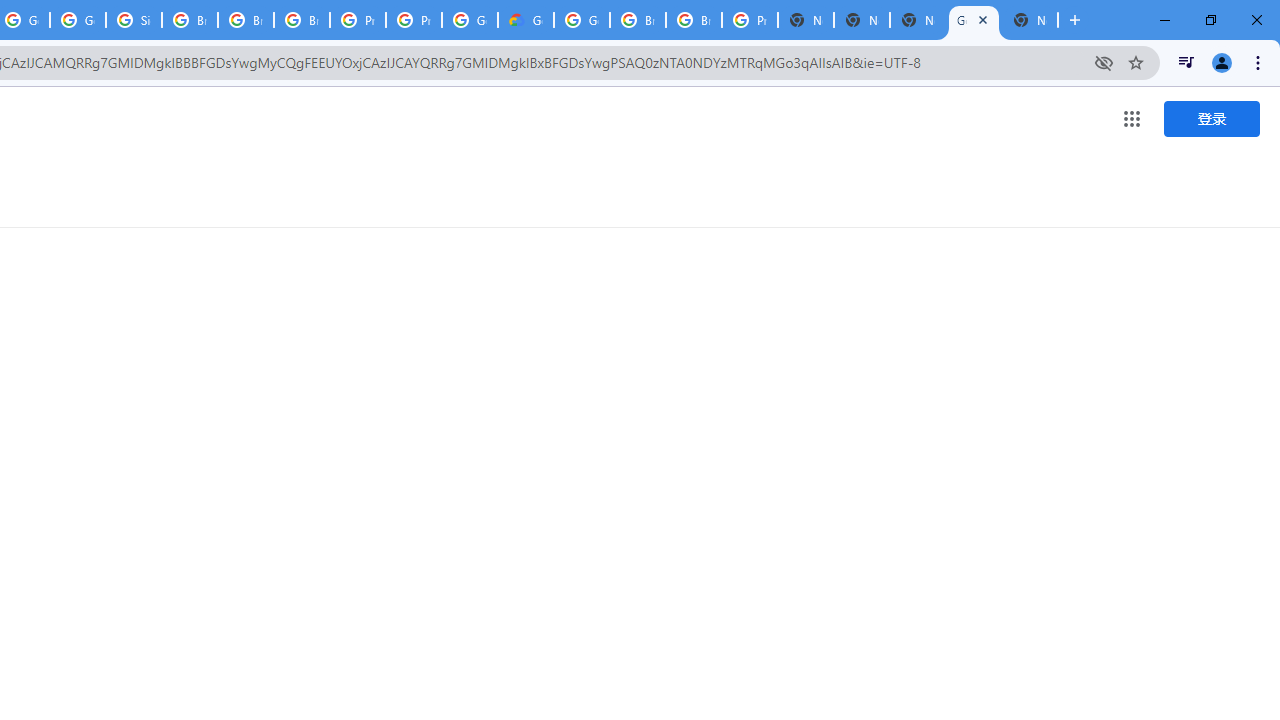 The height and width of the screenshot is (720, 1280). Describe the element at coordinates (526, 20) in the screenshot. I see `'Google Cloud Estimate Summary'` at that location.